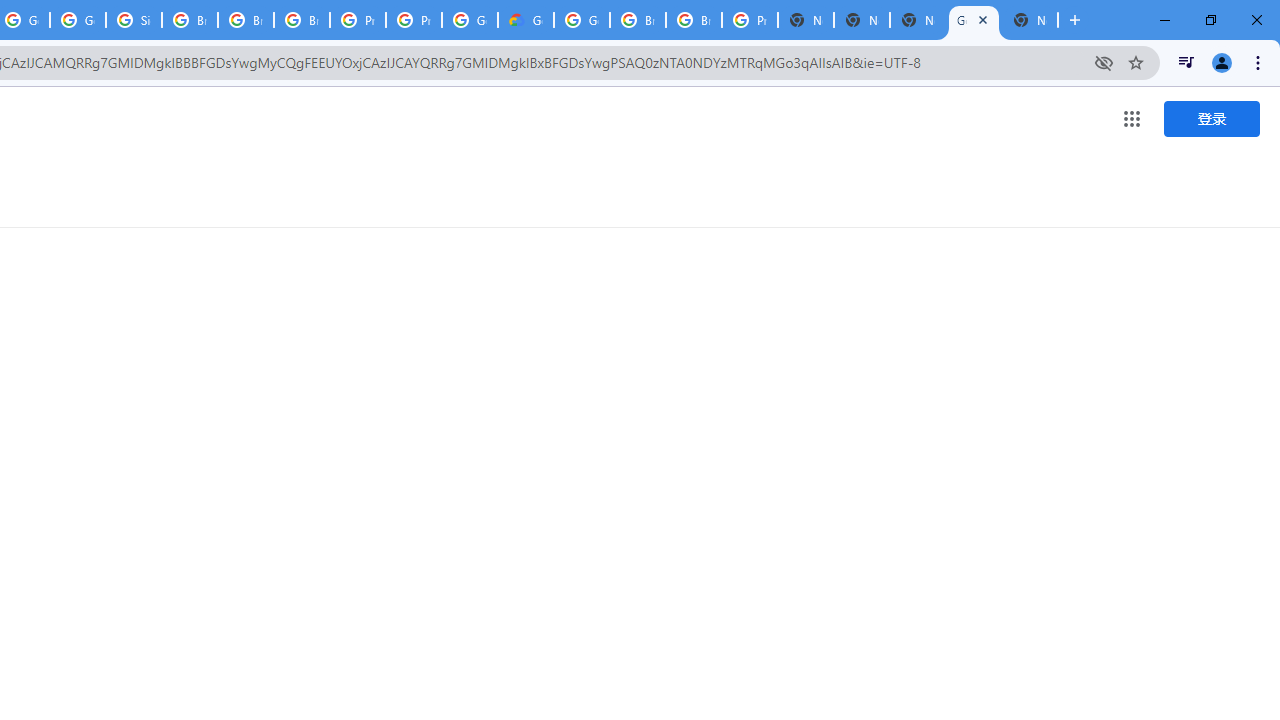 The height and width of the screenshot is (720, 1280). Describe the element at coordinates (526, 20) in the screenshot. I see `'Google Cloud Estimate Summary'` at that location.